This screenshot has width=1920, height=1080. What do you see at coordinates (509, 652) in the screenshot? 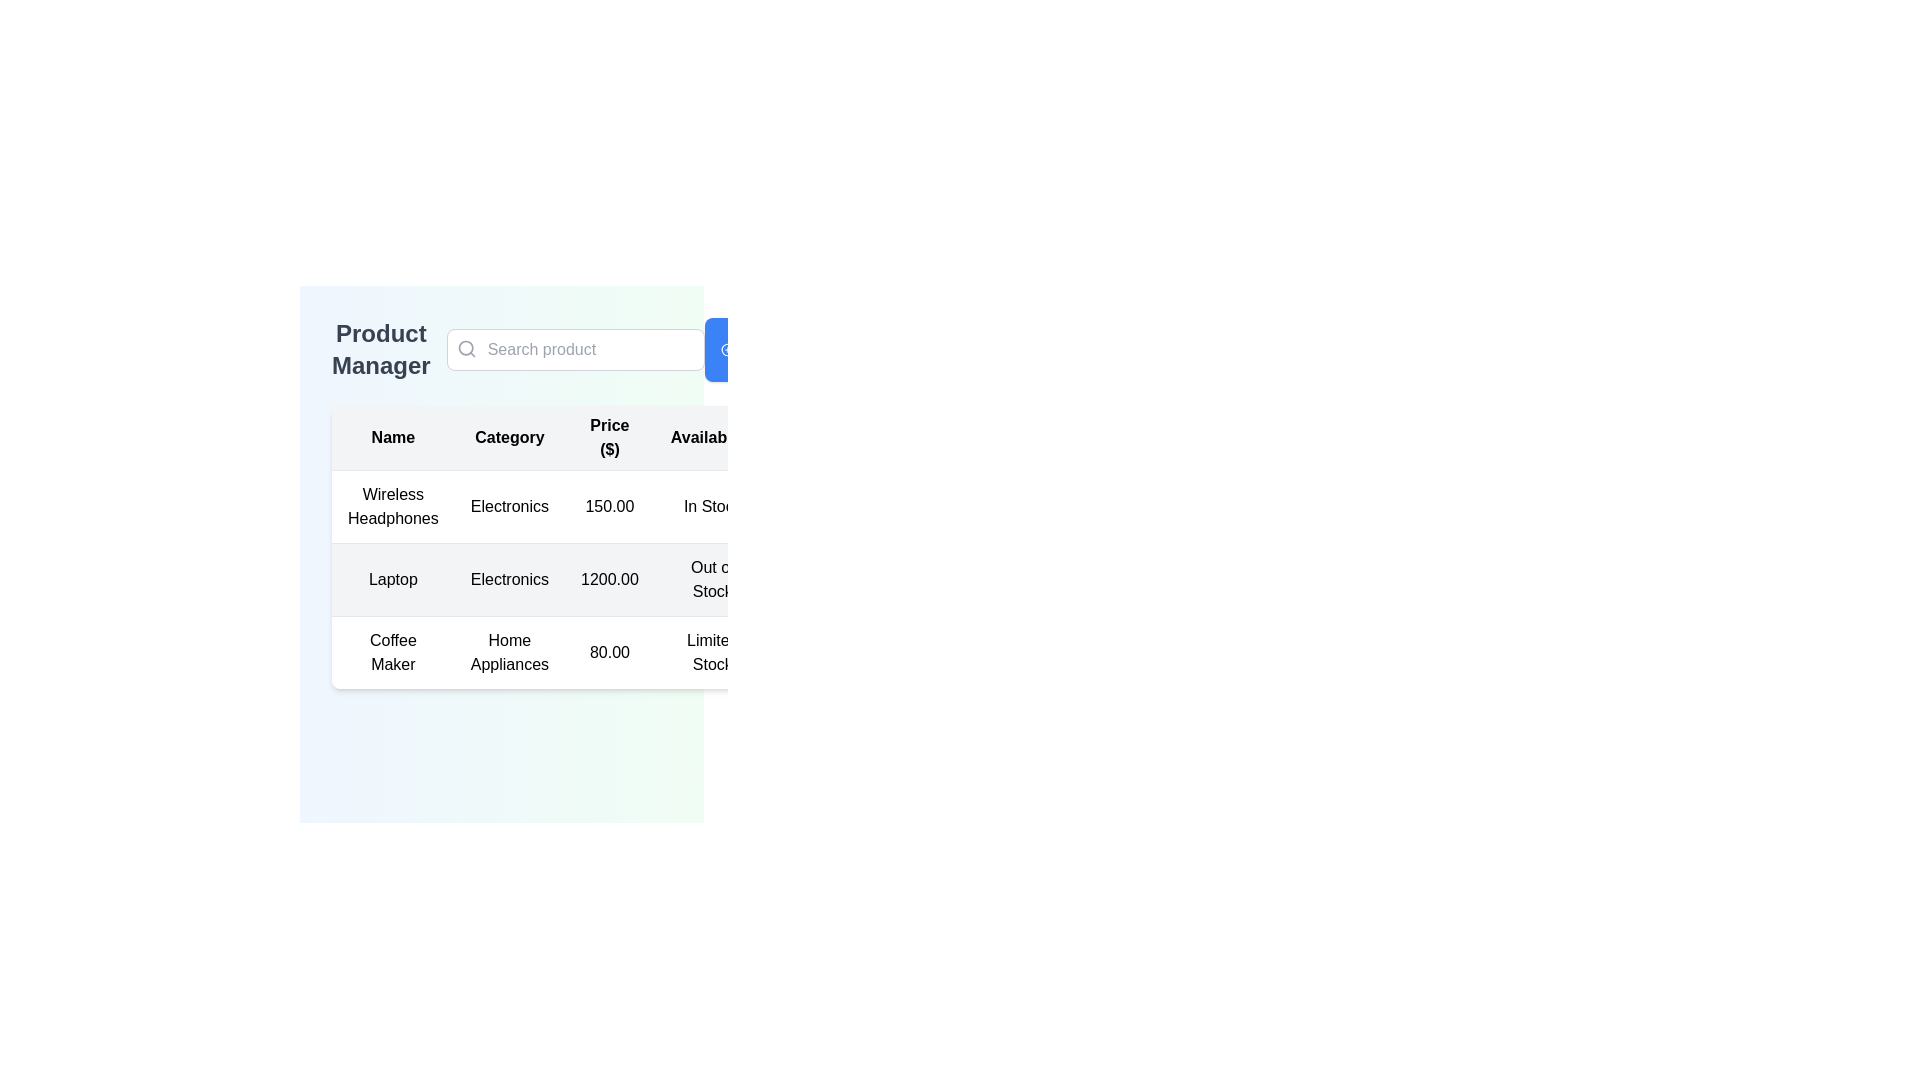
I see `the 'Home Appliances' text label in the 'Category' column of the product manager interface` at bounding box center [509, 652].